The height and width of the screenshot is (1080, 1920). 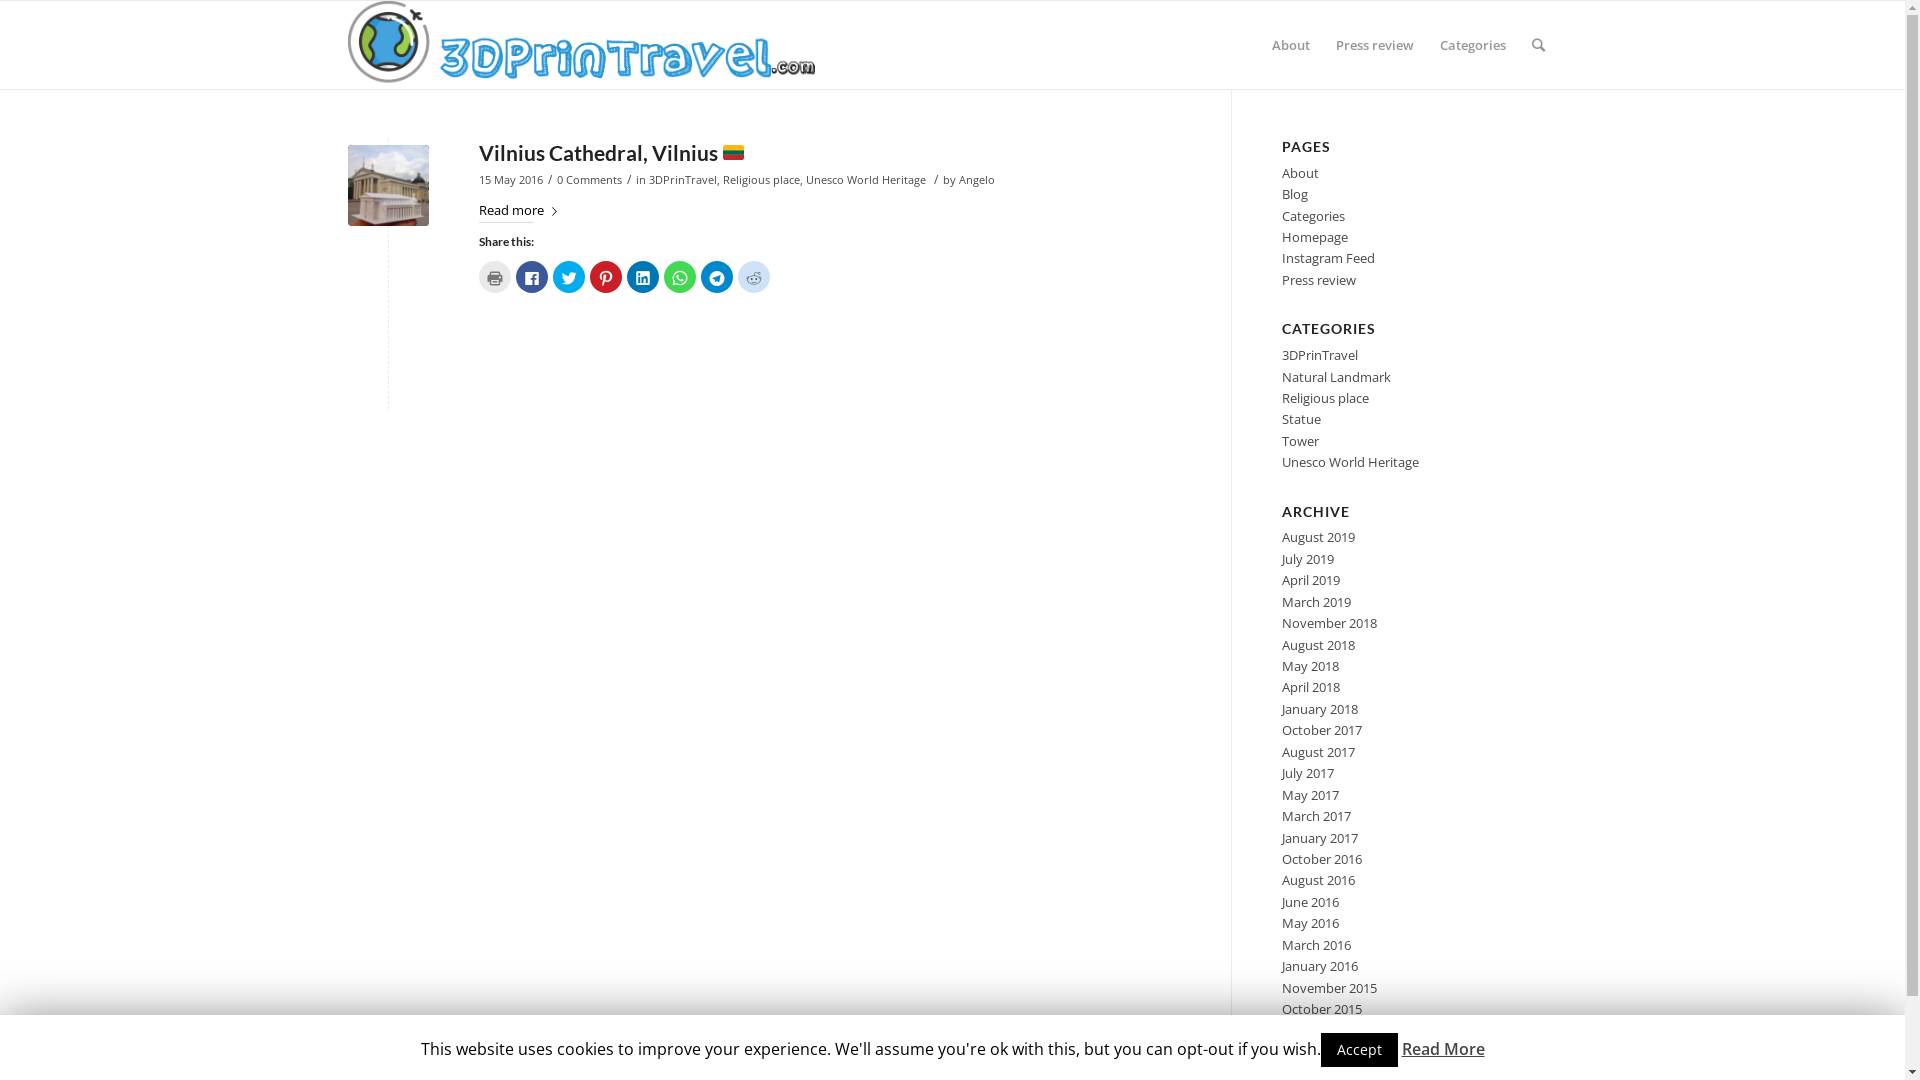 I want to click on 'August 2018', so click(x=1318, y=644).